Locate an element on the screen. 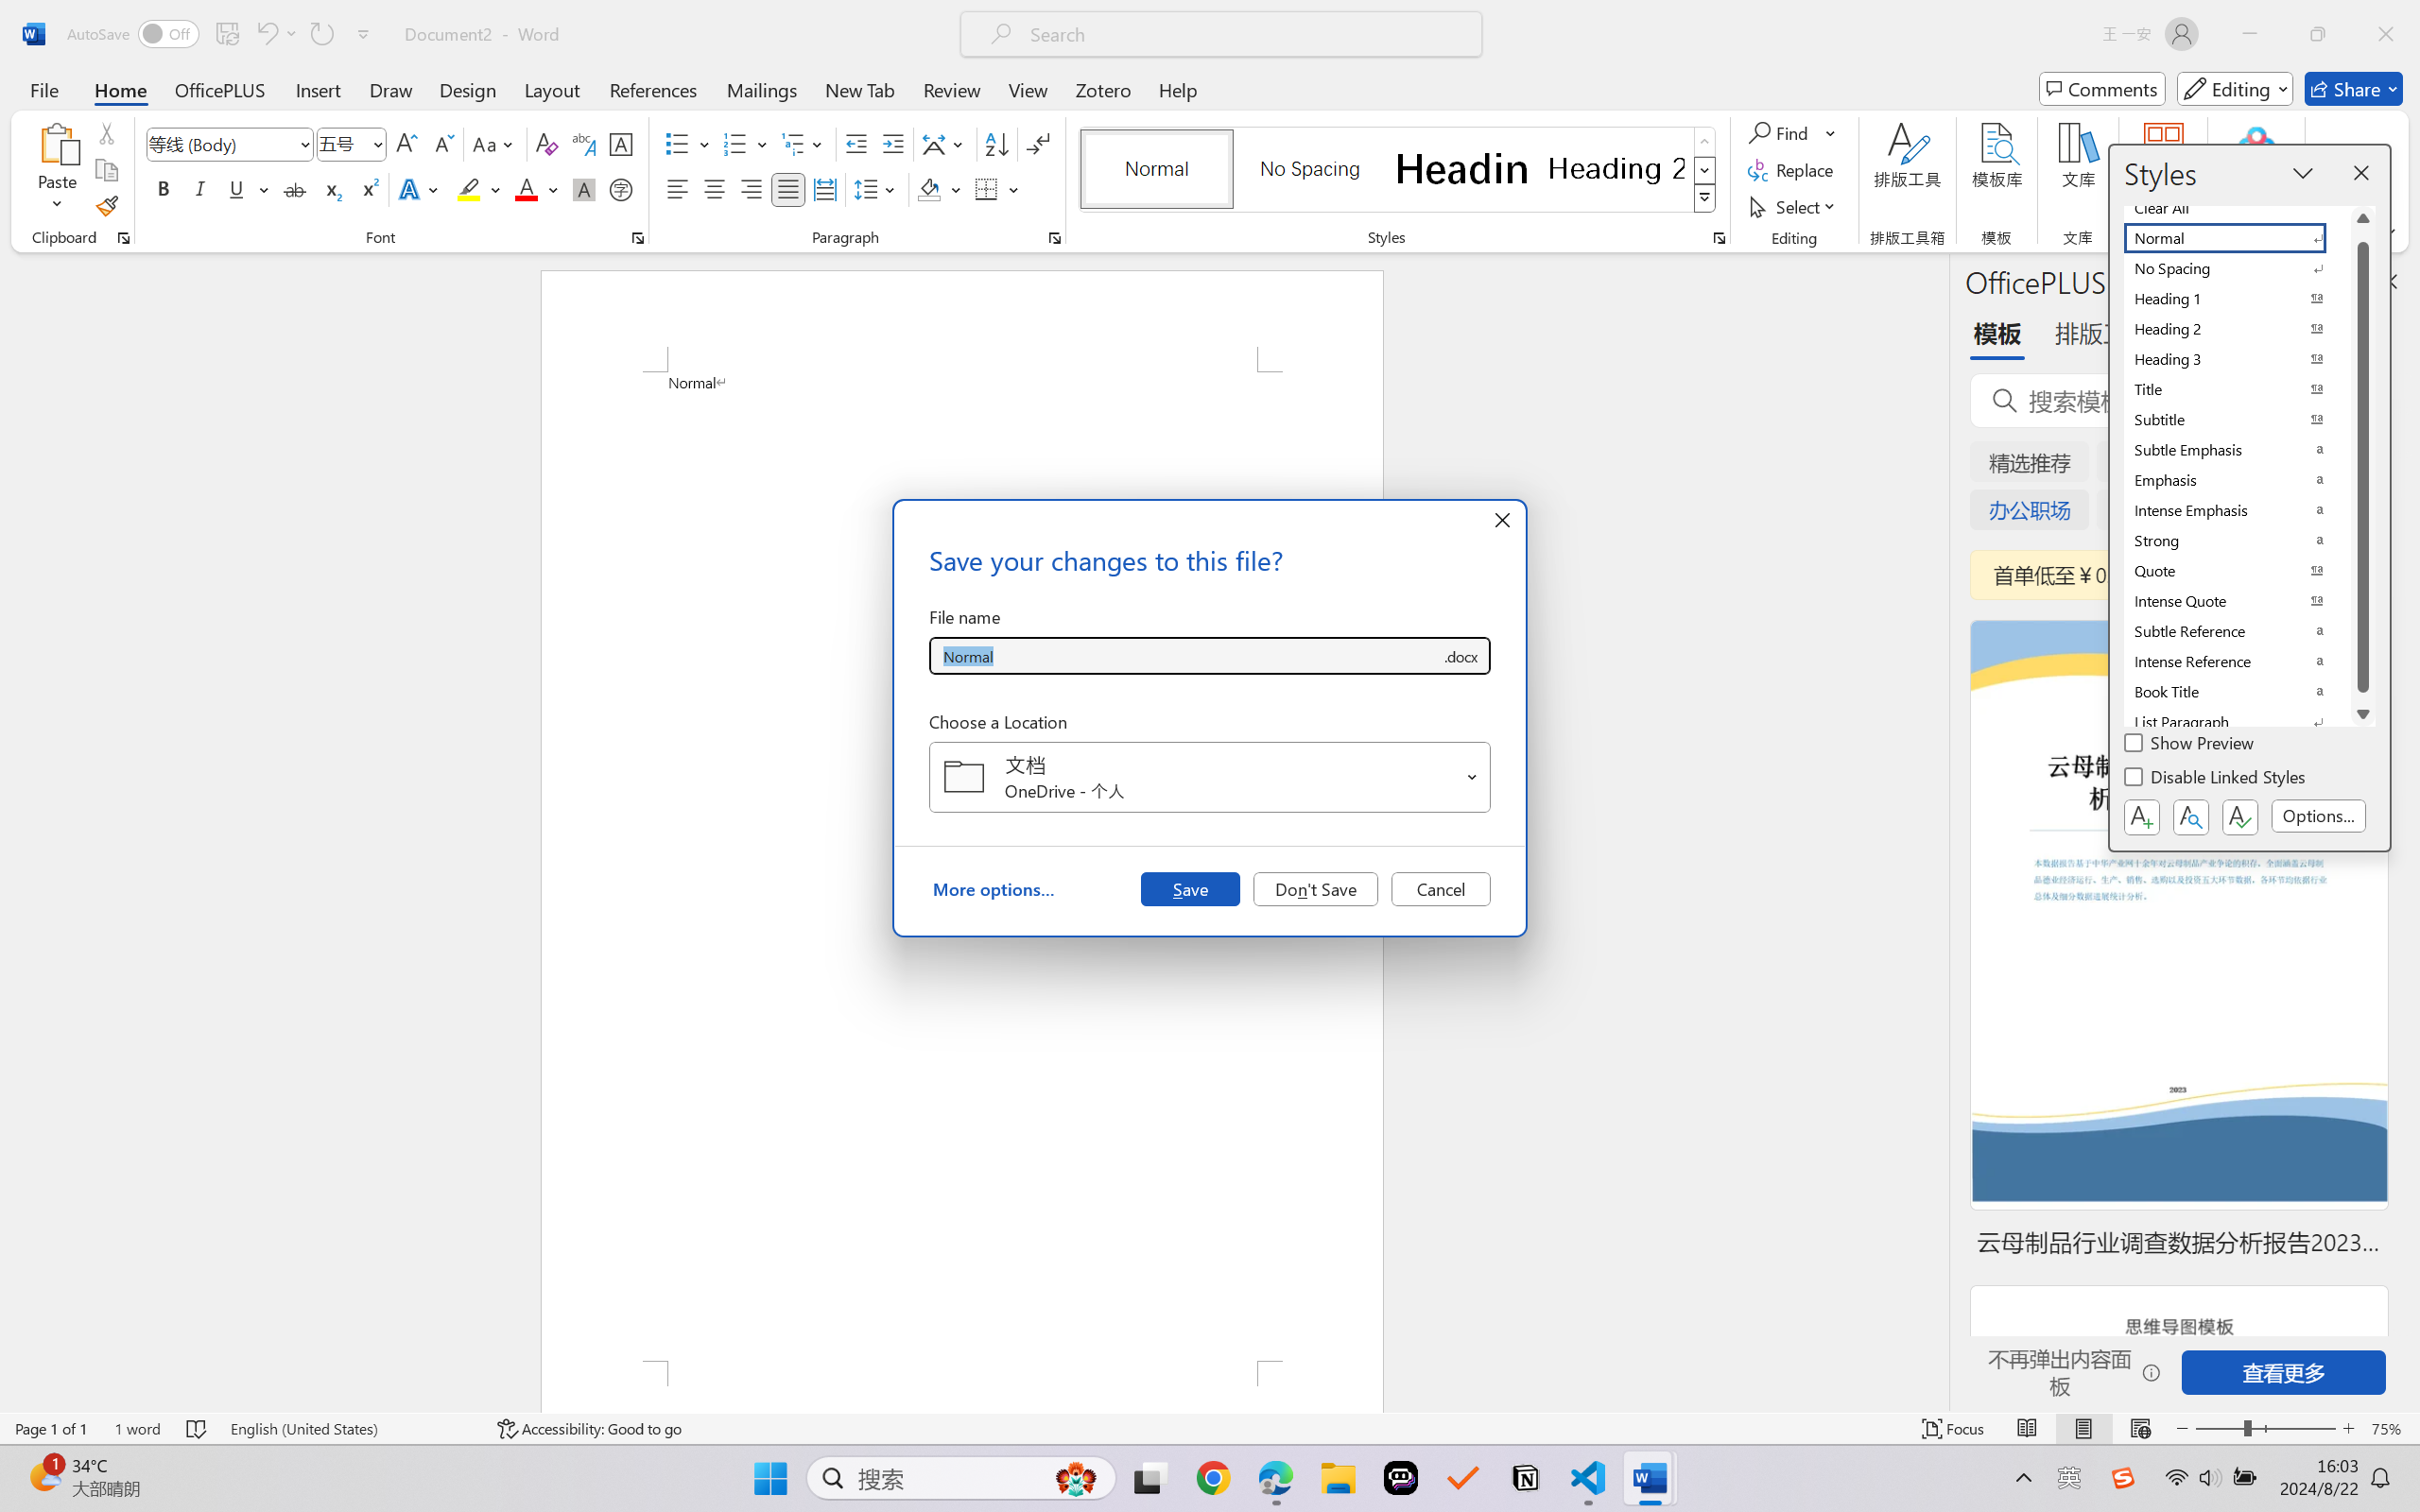 This screenshot has height=1512, width=2420. 'Undo Apply Quick Style' is located at coordinates (265, 33).